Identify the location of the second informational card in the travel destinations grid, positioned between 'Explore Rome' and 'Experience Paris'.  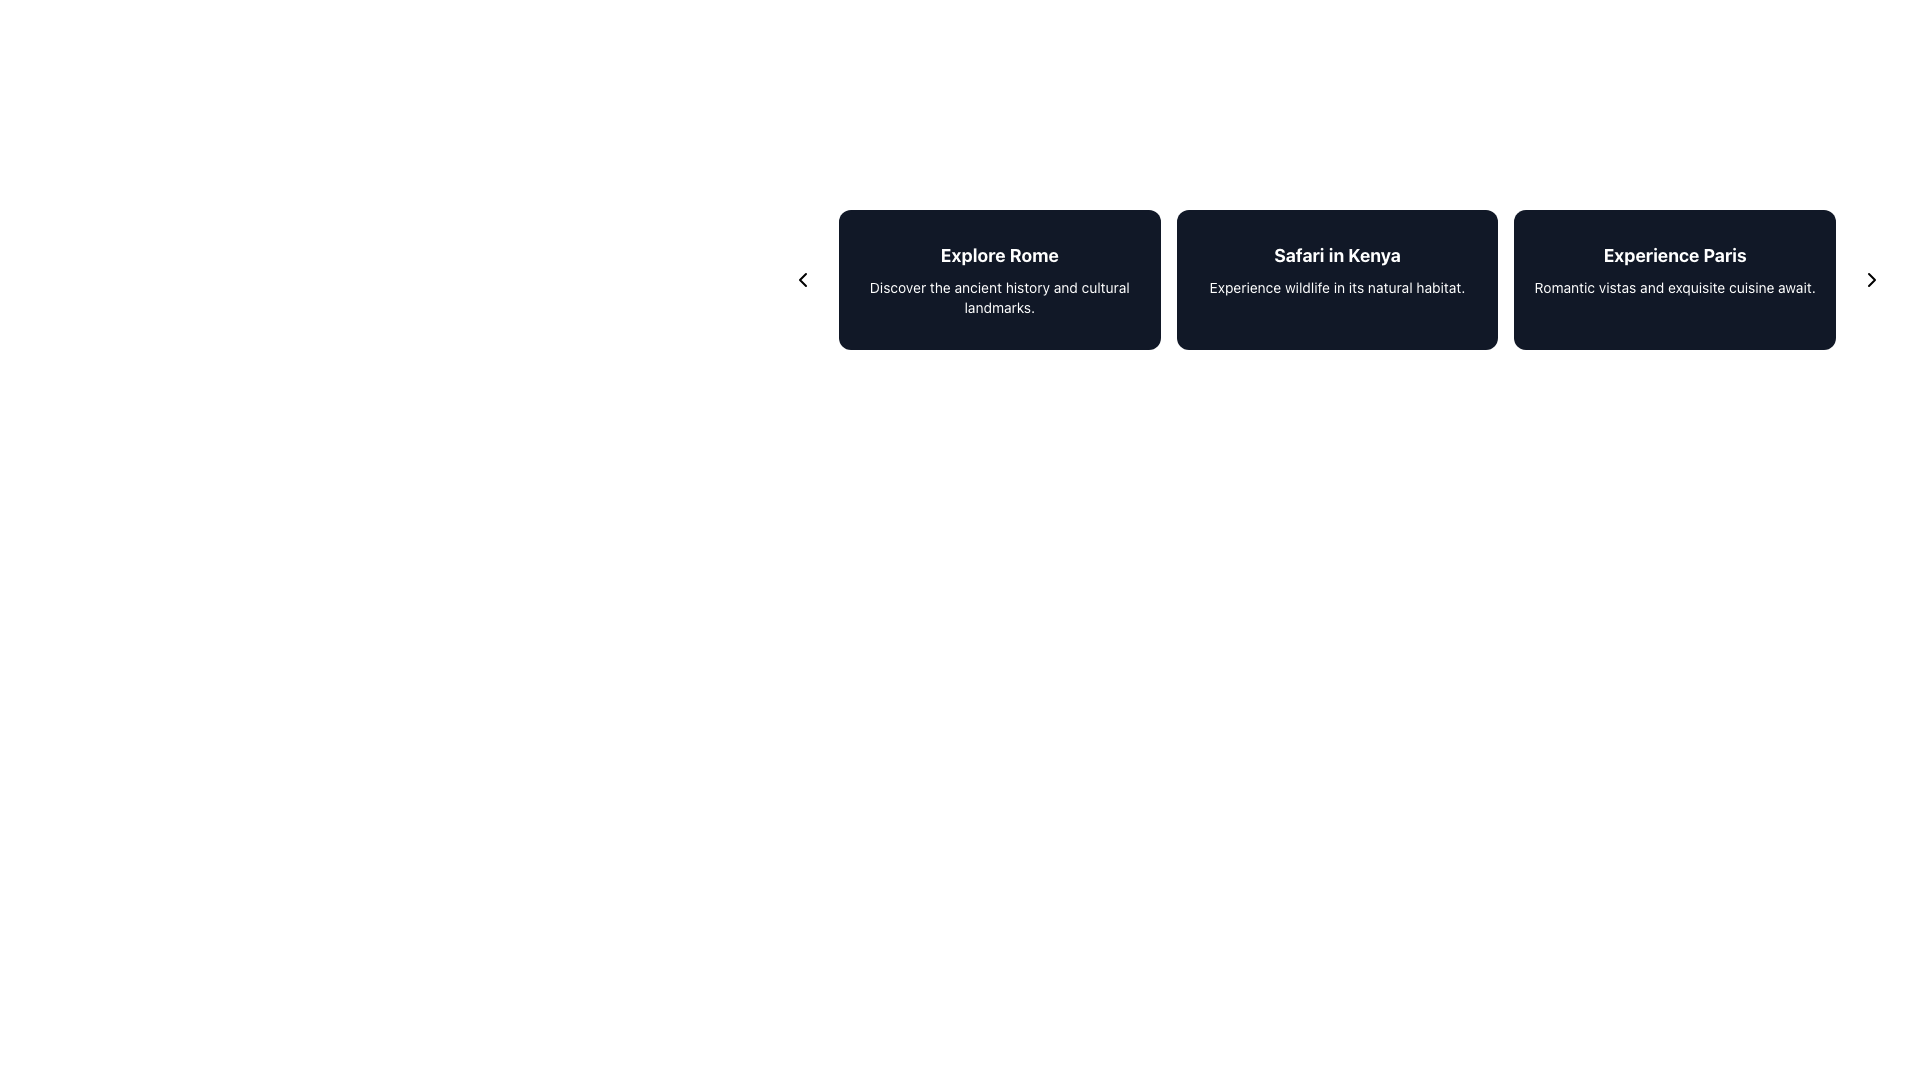
(1337, 280).